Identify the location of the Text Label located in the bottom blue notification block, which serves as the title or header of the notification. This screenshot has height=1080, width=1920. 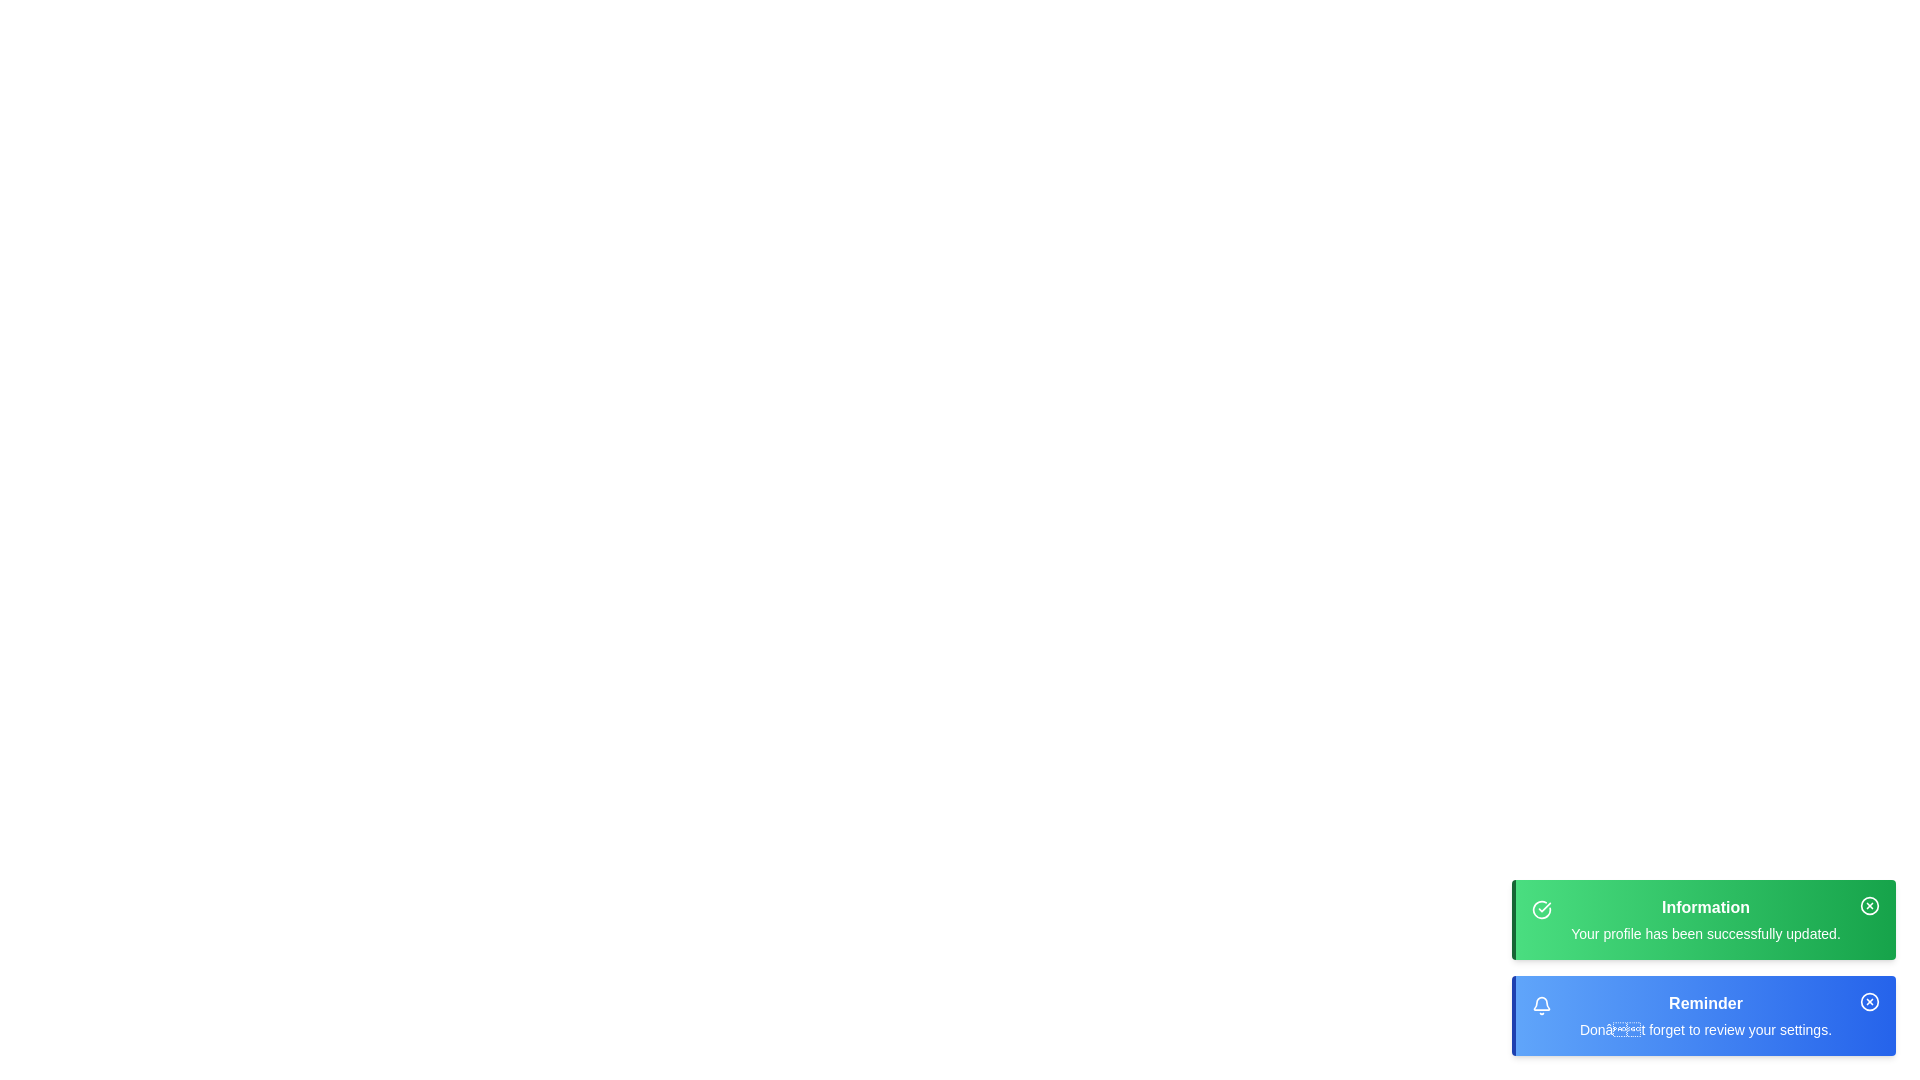
(1704, 1003).